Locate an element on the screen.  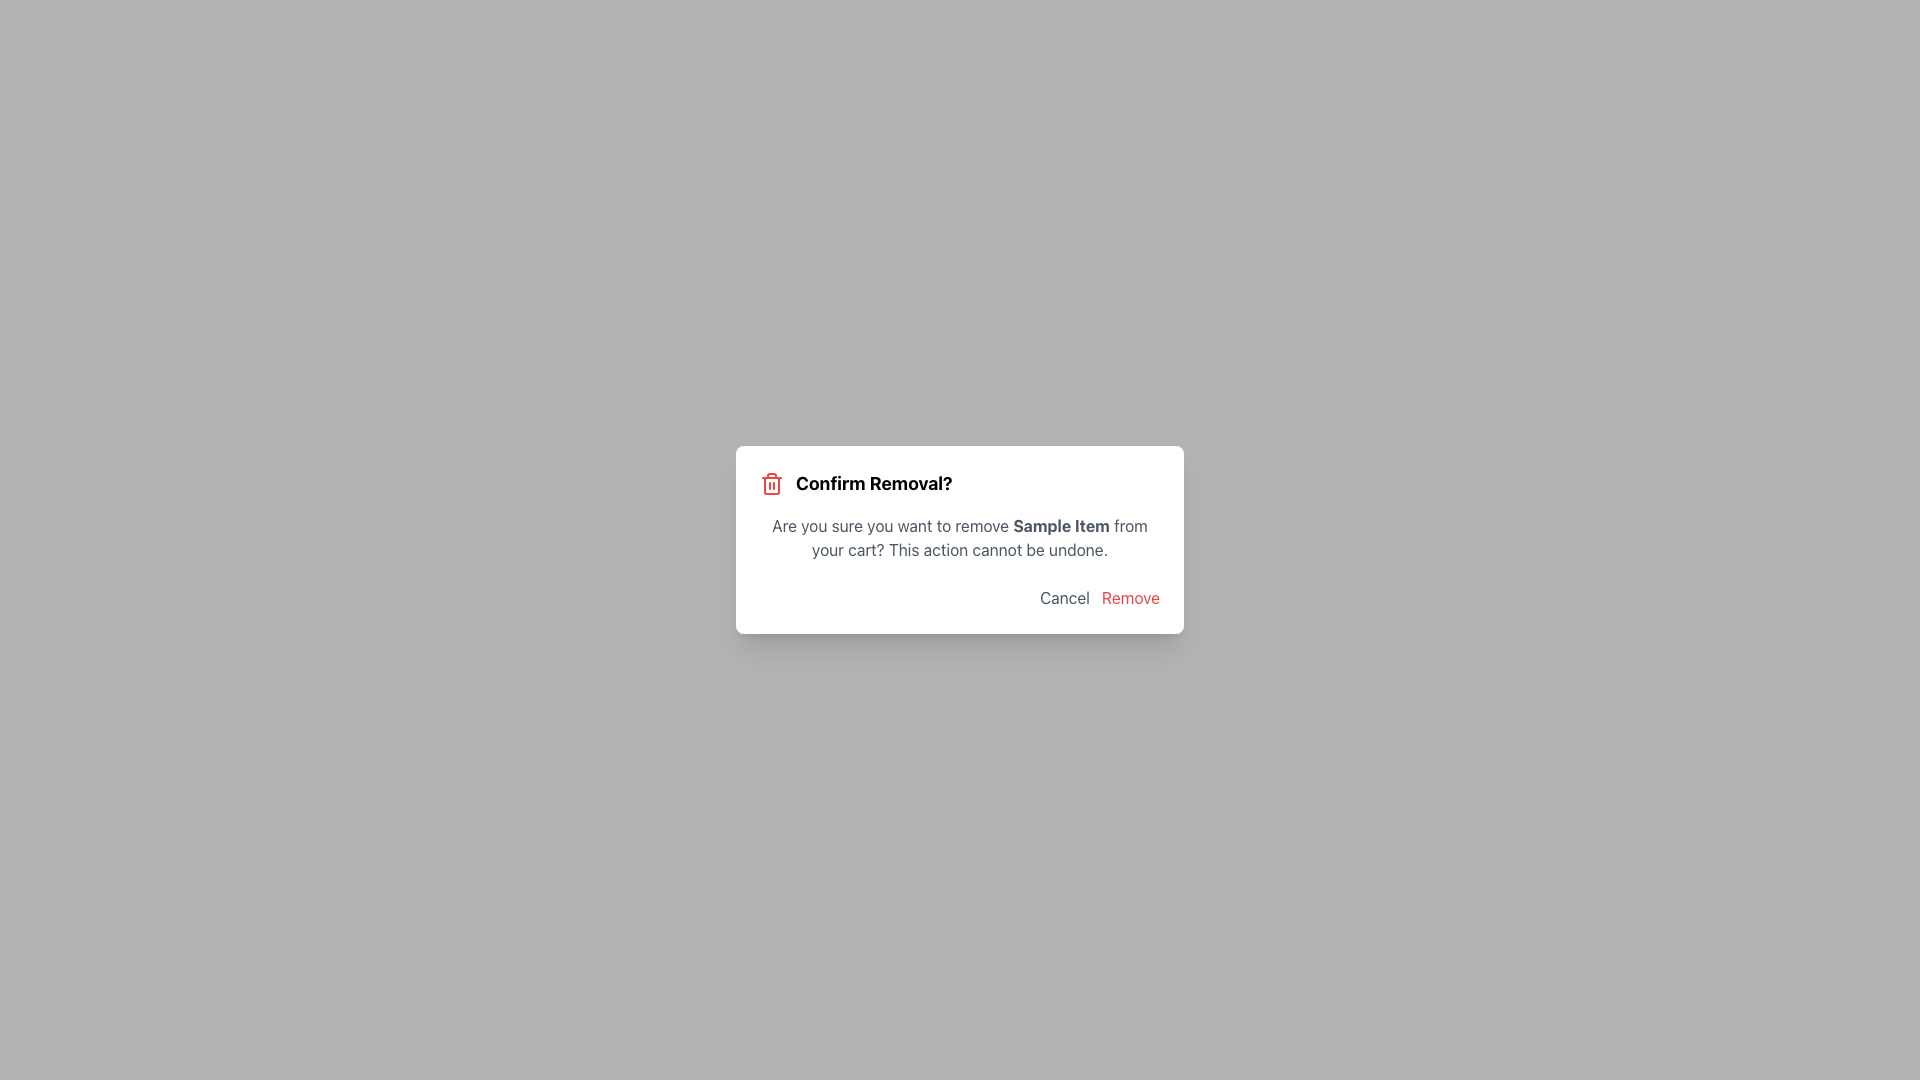
the 'Remove' button located in the bottom-right corner of the dialog box to confirm the action of removing an item is located at coordinates (1129, 596).